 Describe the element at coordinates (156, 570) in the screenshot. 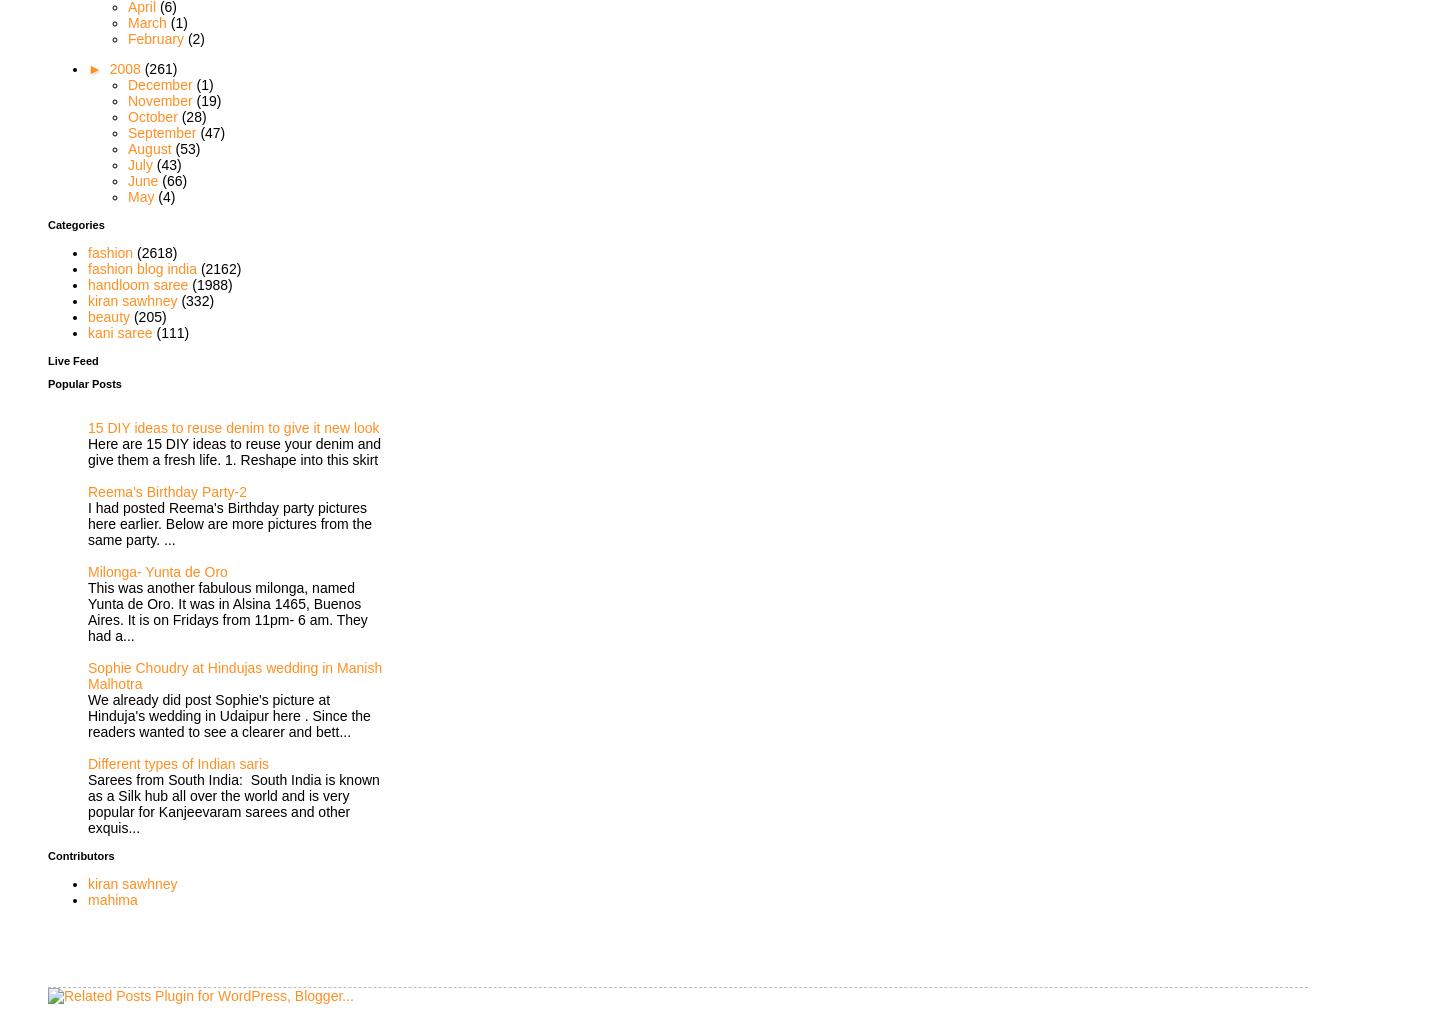

I see `'Milonga- Yunta de Oro'` at that location.